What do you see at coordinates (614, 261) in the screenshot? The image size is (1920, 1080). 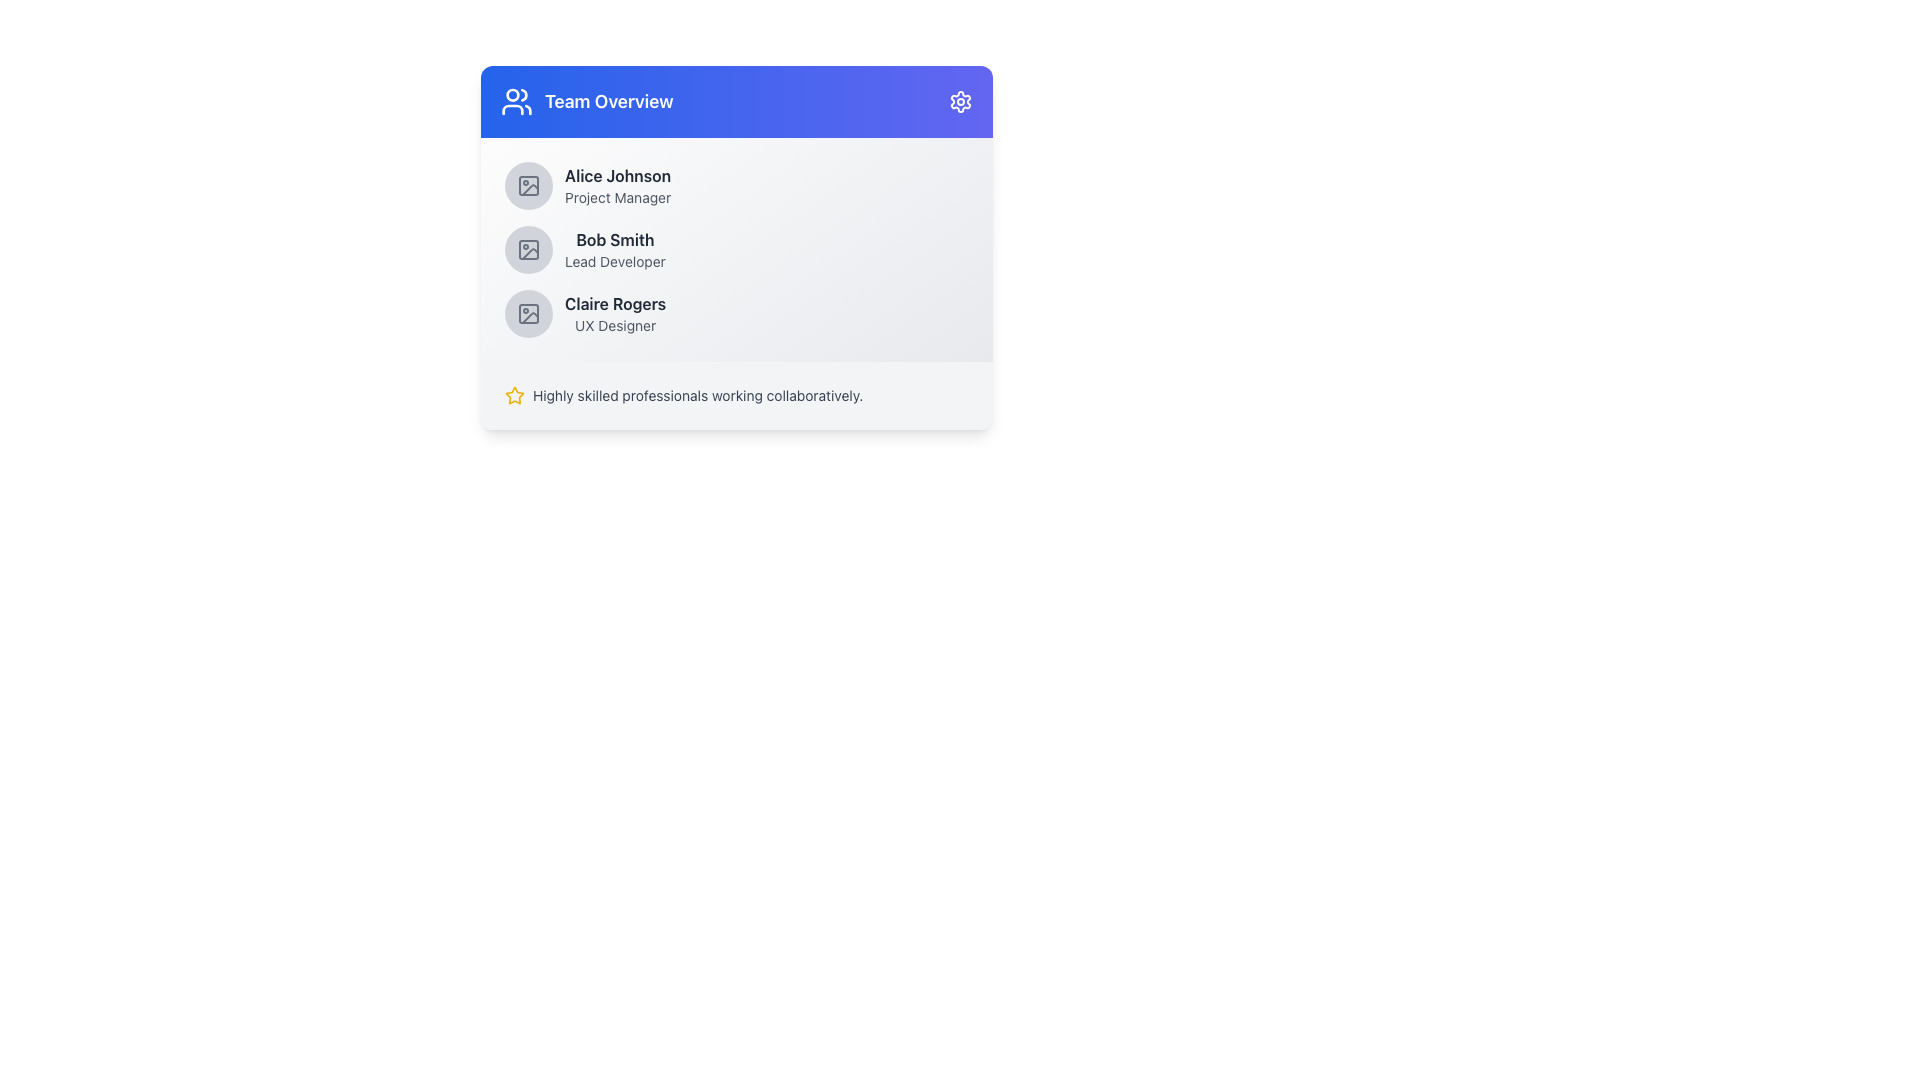 I see `the text label reading 'Lead Developer', which is styled in a smaller, gray font and positioned below 'Bob Smith' in the main content area` at bounding box center [614, 261].